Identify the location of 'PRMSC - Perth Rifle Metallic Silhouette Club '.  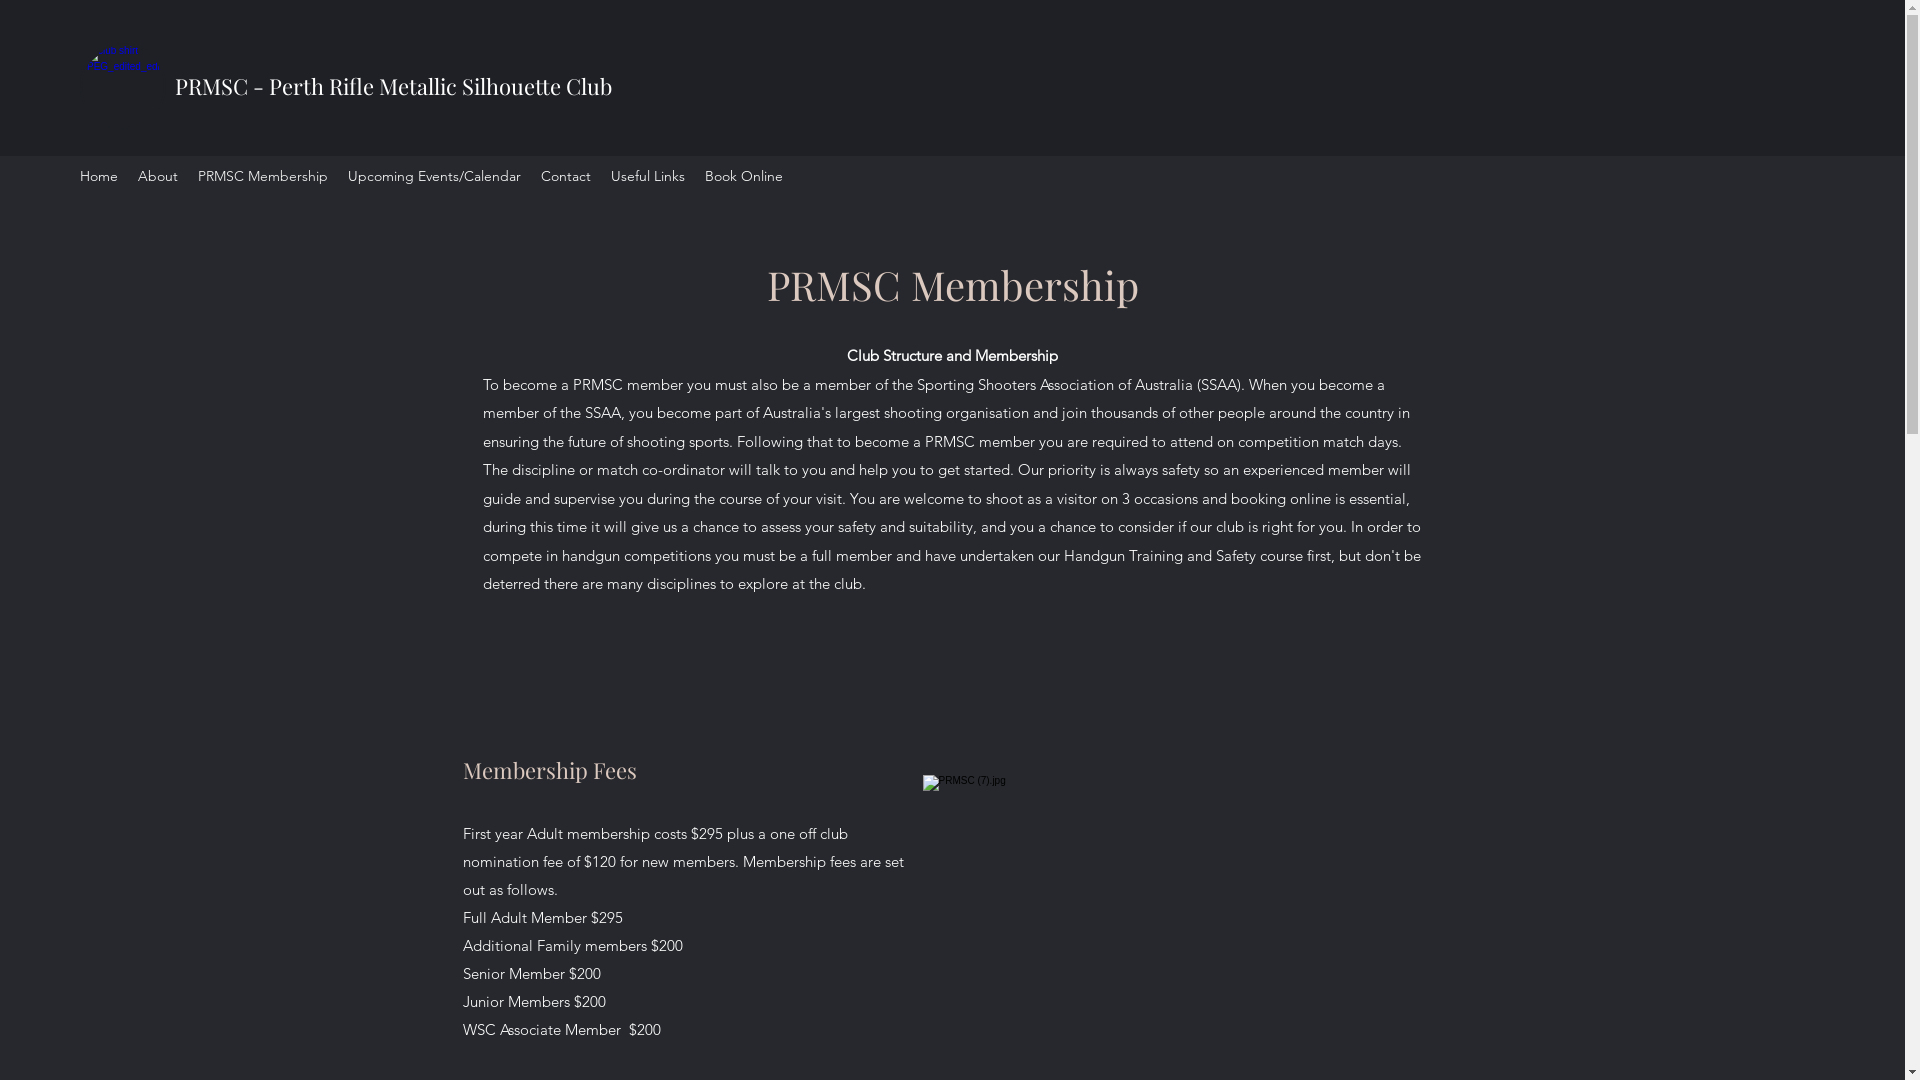
(395, 84).